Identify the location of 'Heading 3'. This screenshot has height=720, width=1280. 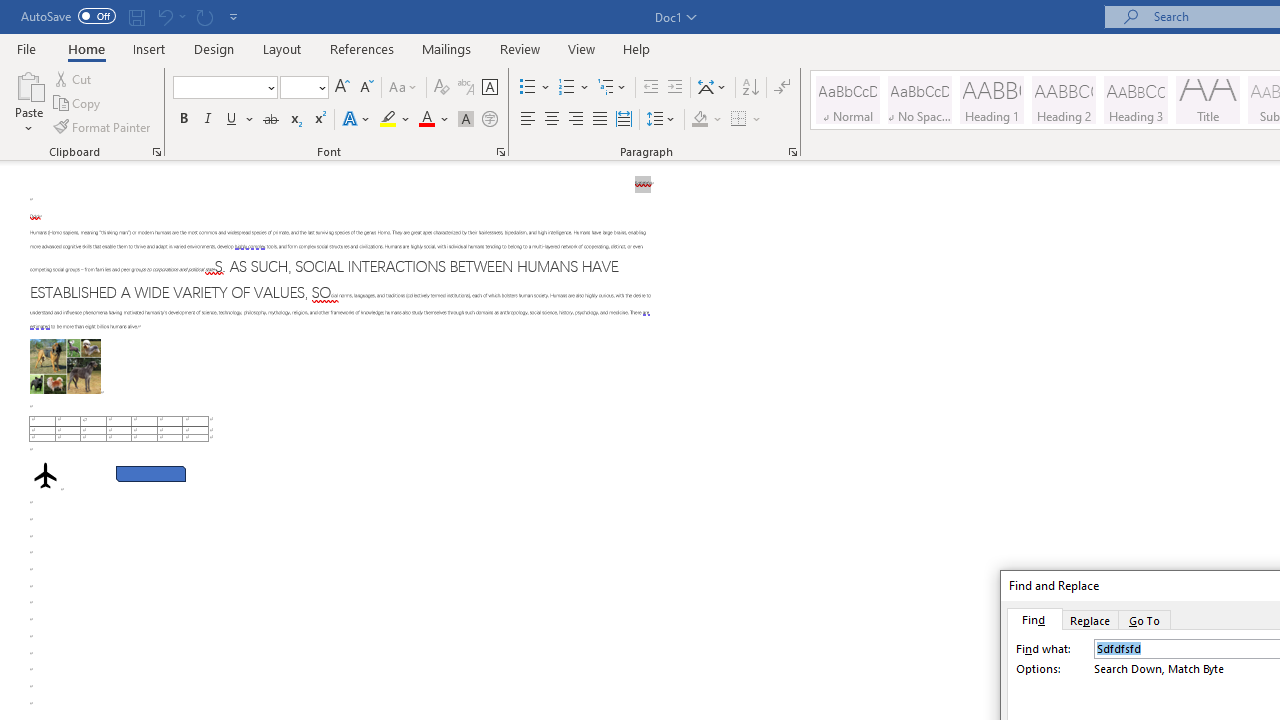
(1136, 100).